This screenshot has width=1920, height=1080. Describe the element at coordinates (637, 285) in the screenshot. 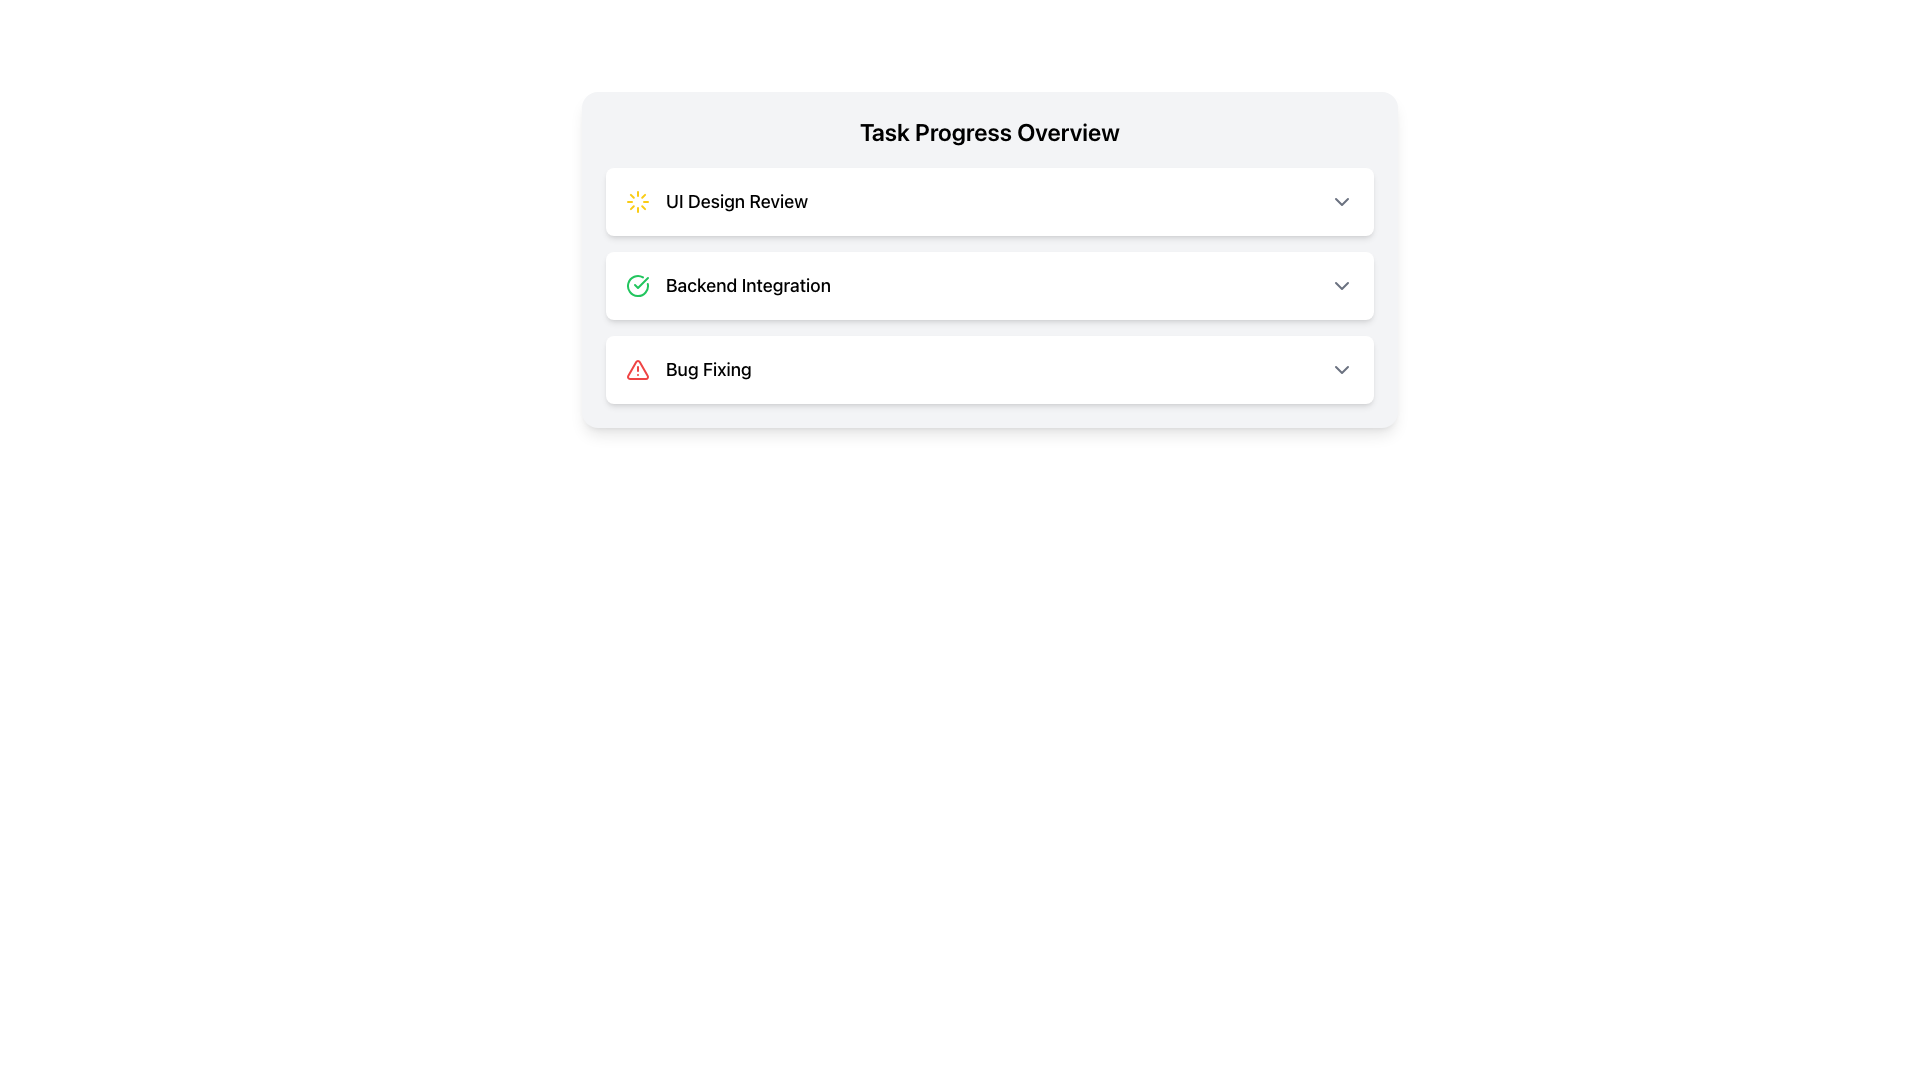

I see `the completion state icon for the task 'Backend Integration', which is positioned to the left of its text label in the task progress overview list` at that location.